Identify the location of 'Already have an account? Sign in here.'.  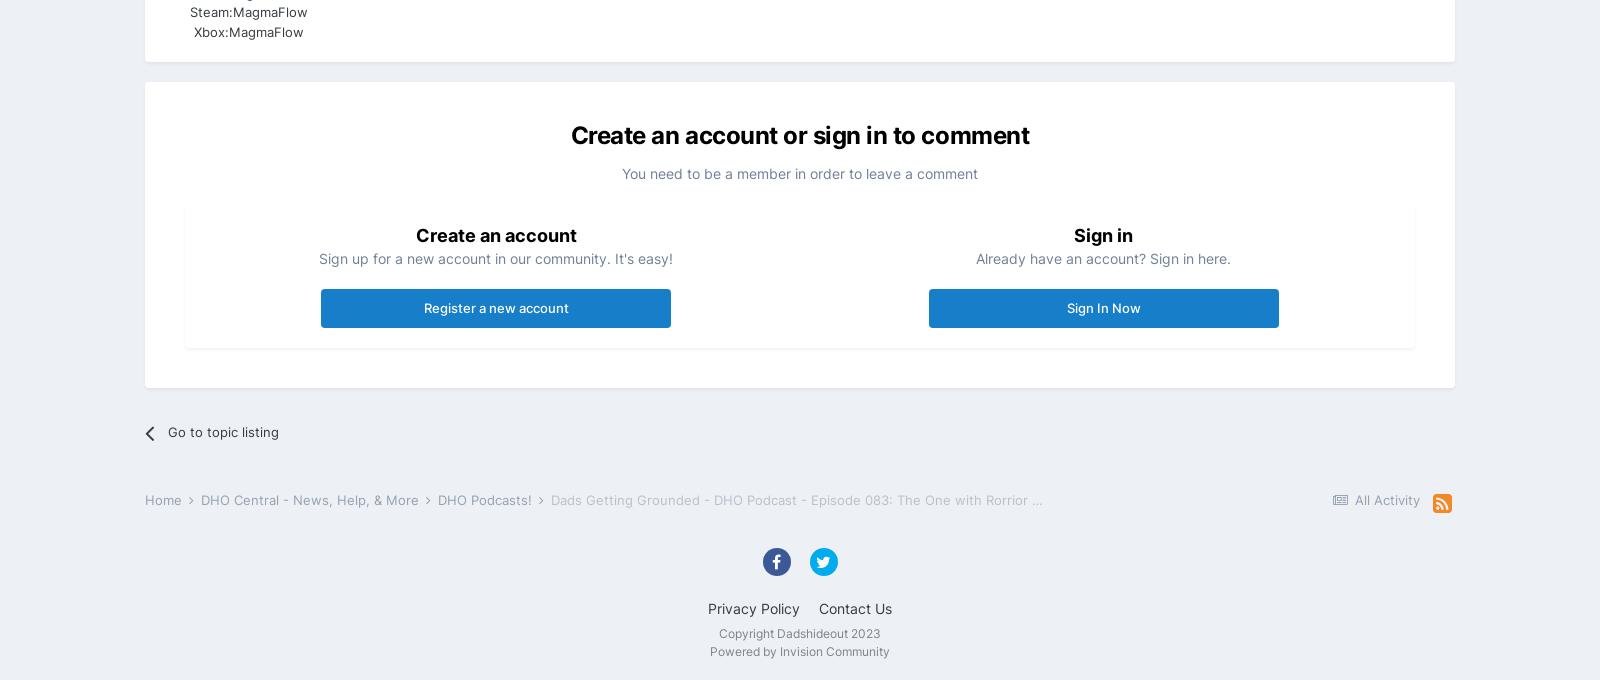
(975, 257).